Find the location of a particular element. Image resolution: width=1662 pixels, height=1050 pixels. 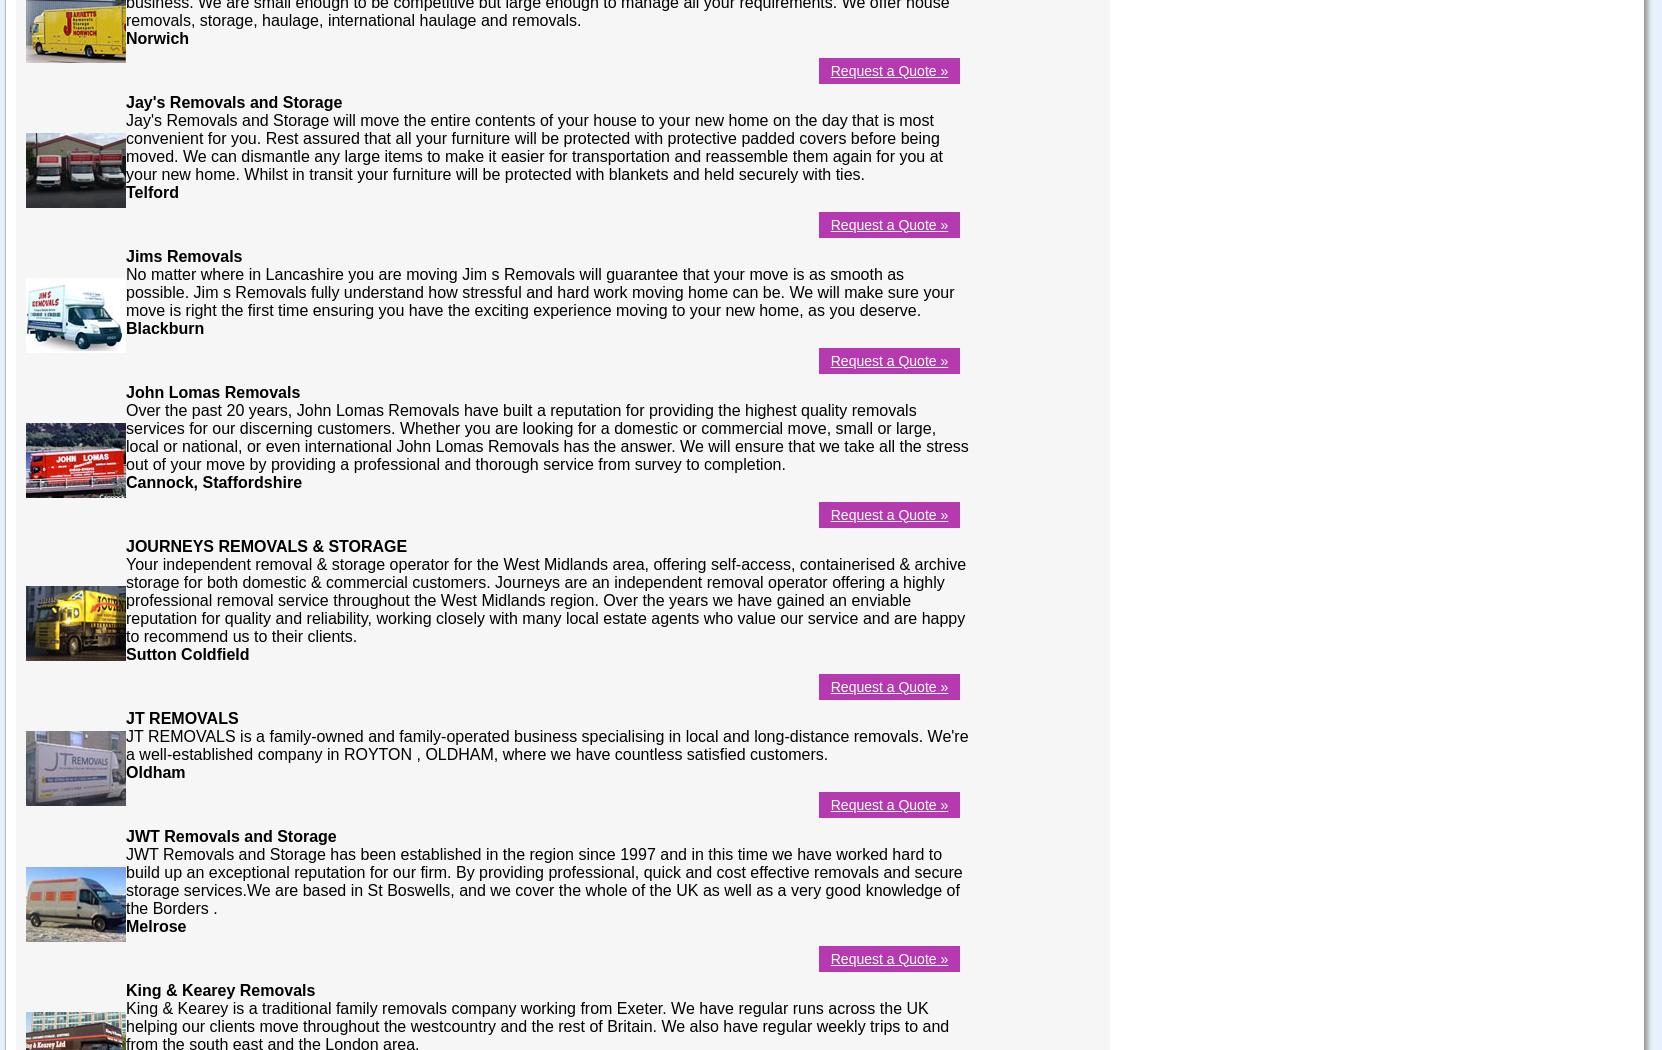

'Melrose' is located at coordinates (156, 925).